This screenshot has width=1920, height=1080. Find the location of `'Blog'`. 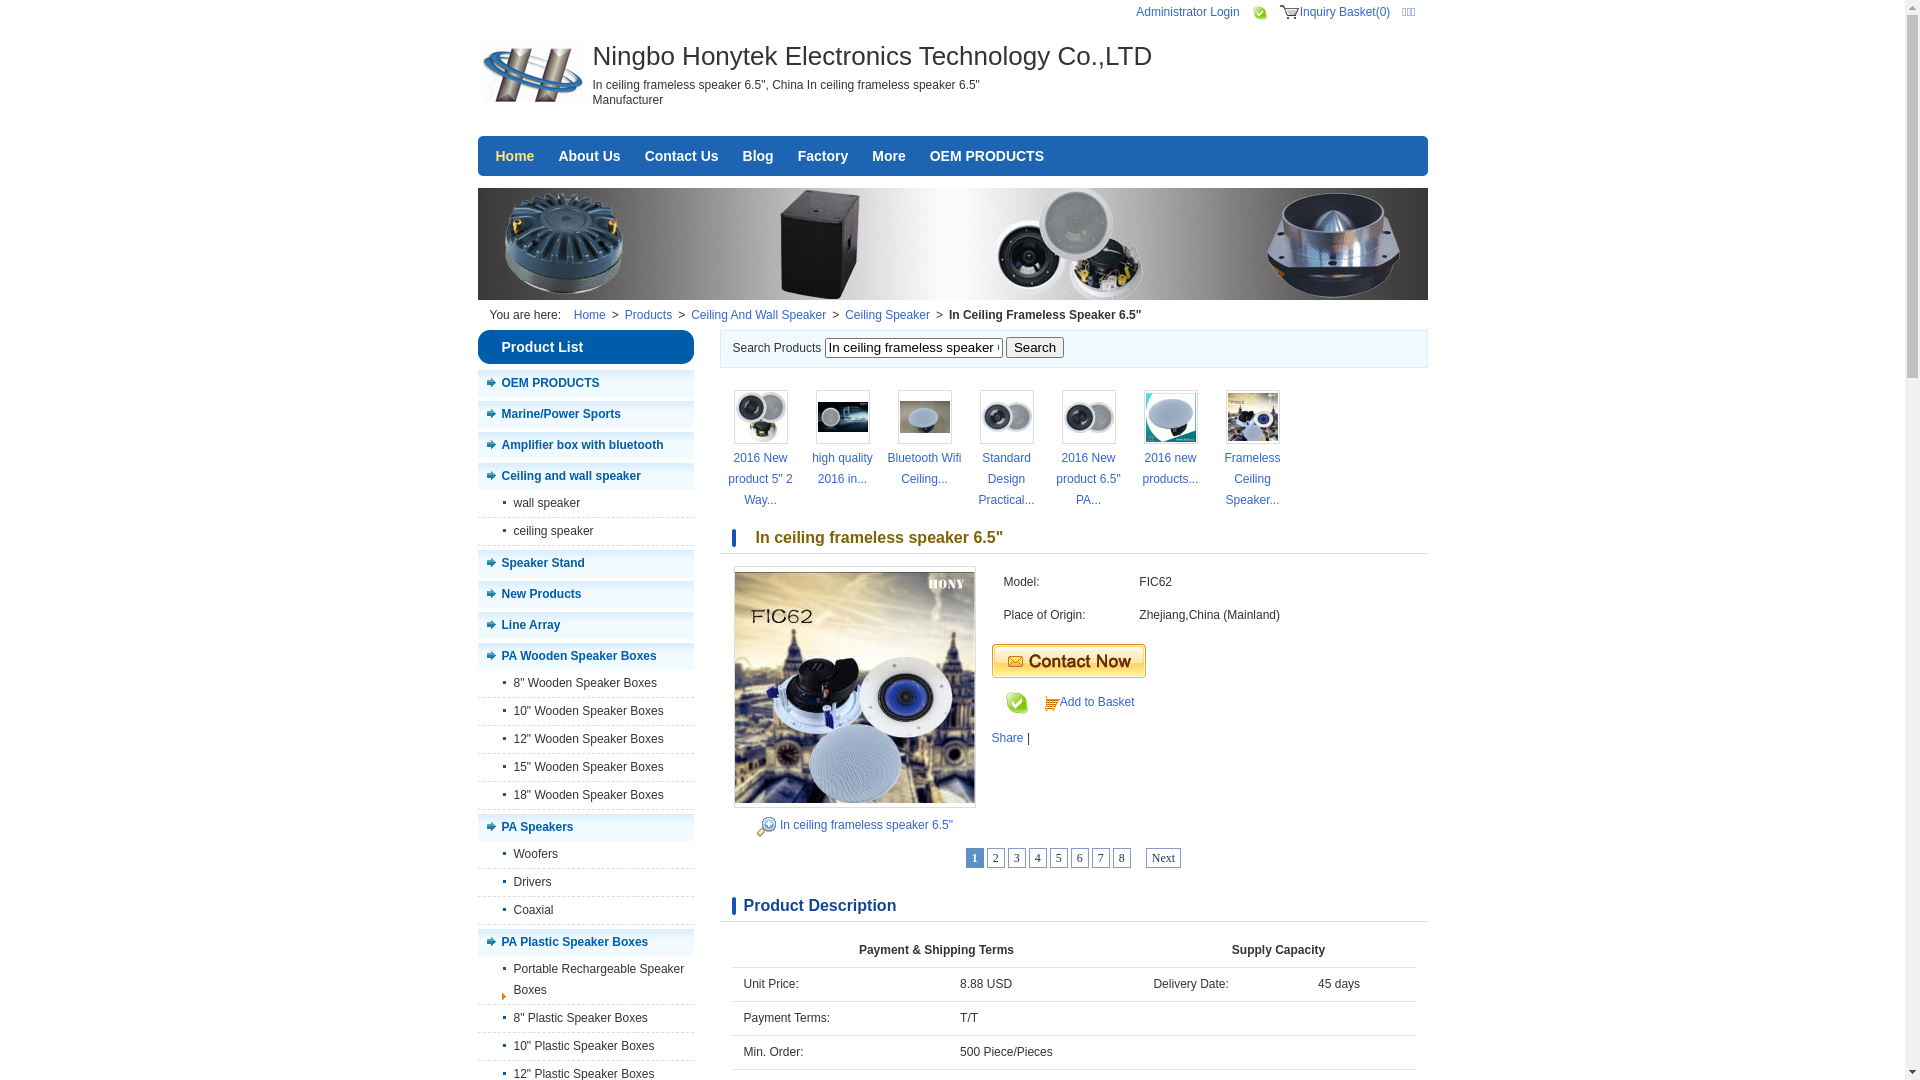

'Blog' is located at coordinates (757, 154).